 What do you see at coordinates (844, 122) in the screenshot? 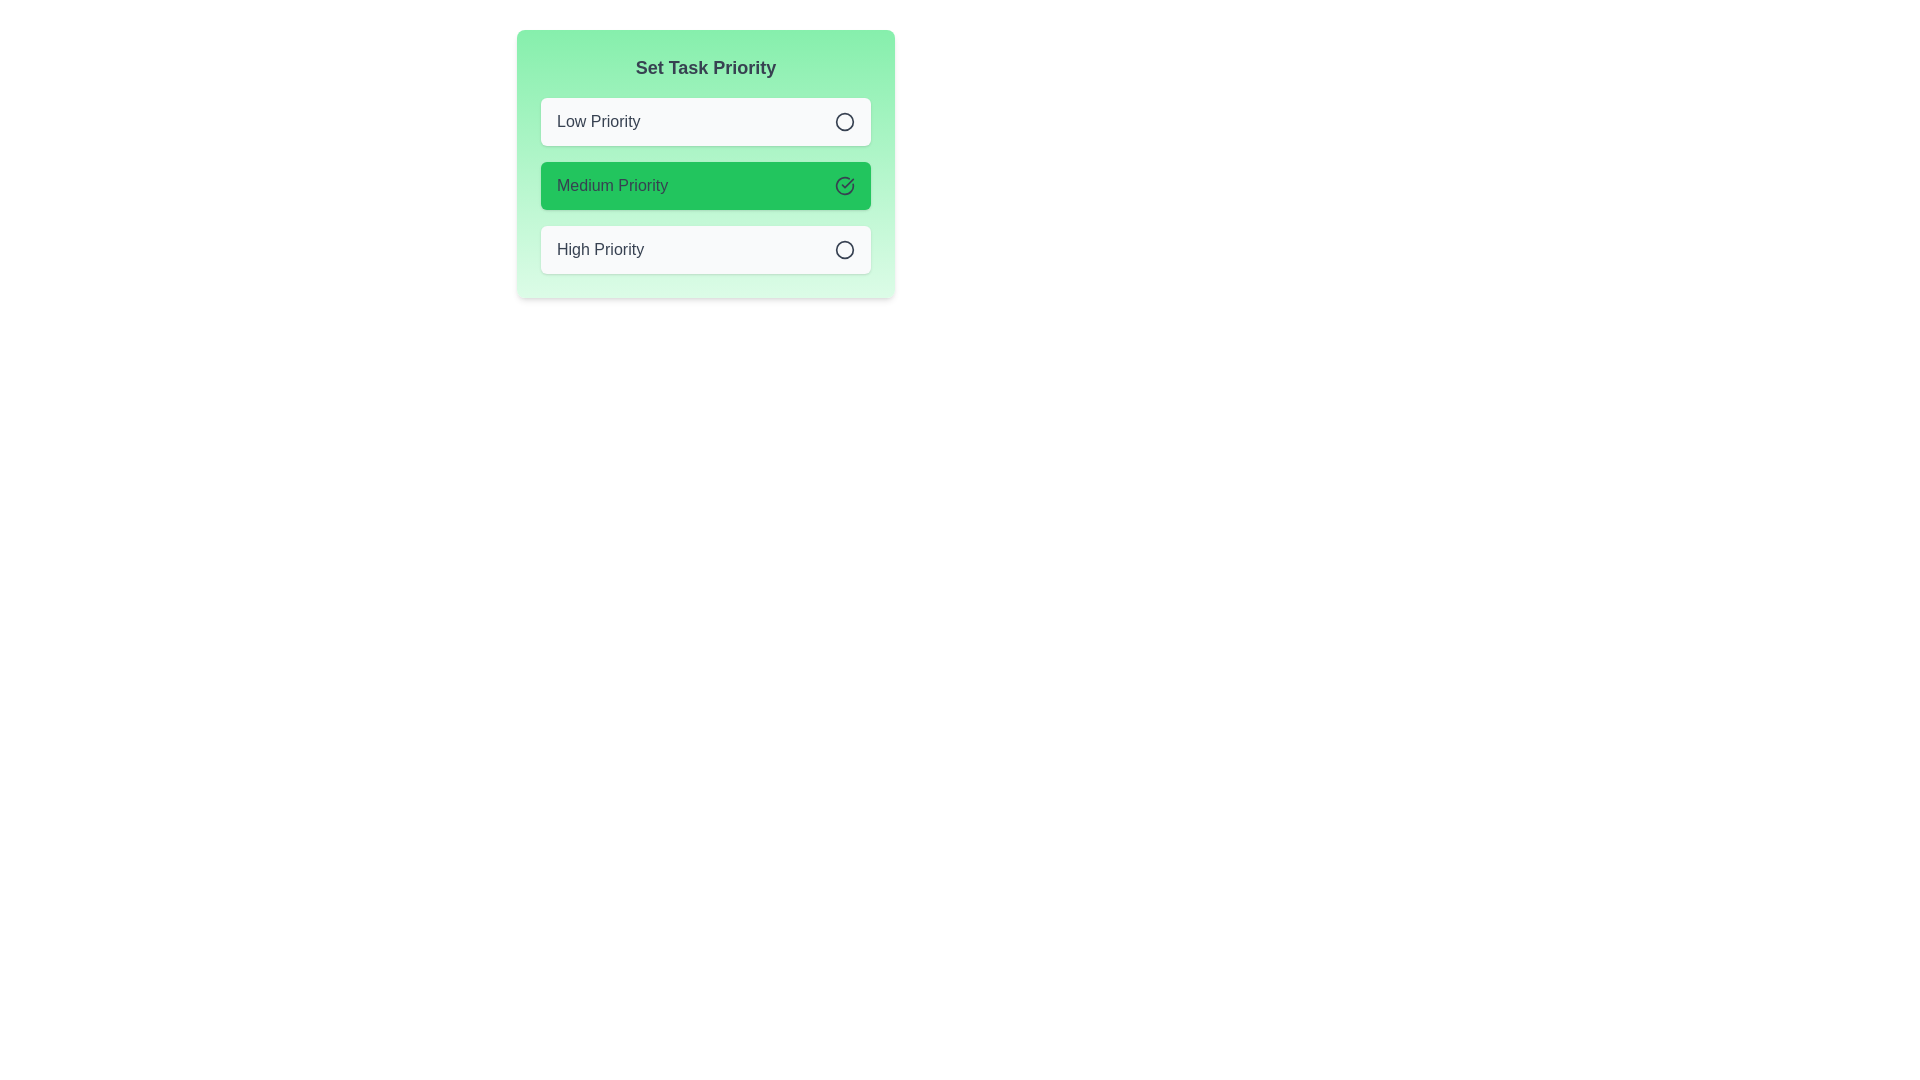
I see `the small outlined circle icon with a thin black border and white interior, located at the far right of the 'Low Priority' button in the 'Set Task Priority' list` at bounding box center [844, 122].